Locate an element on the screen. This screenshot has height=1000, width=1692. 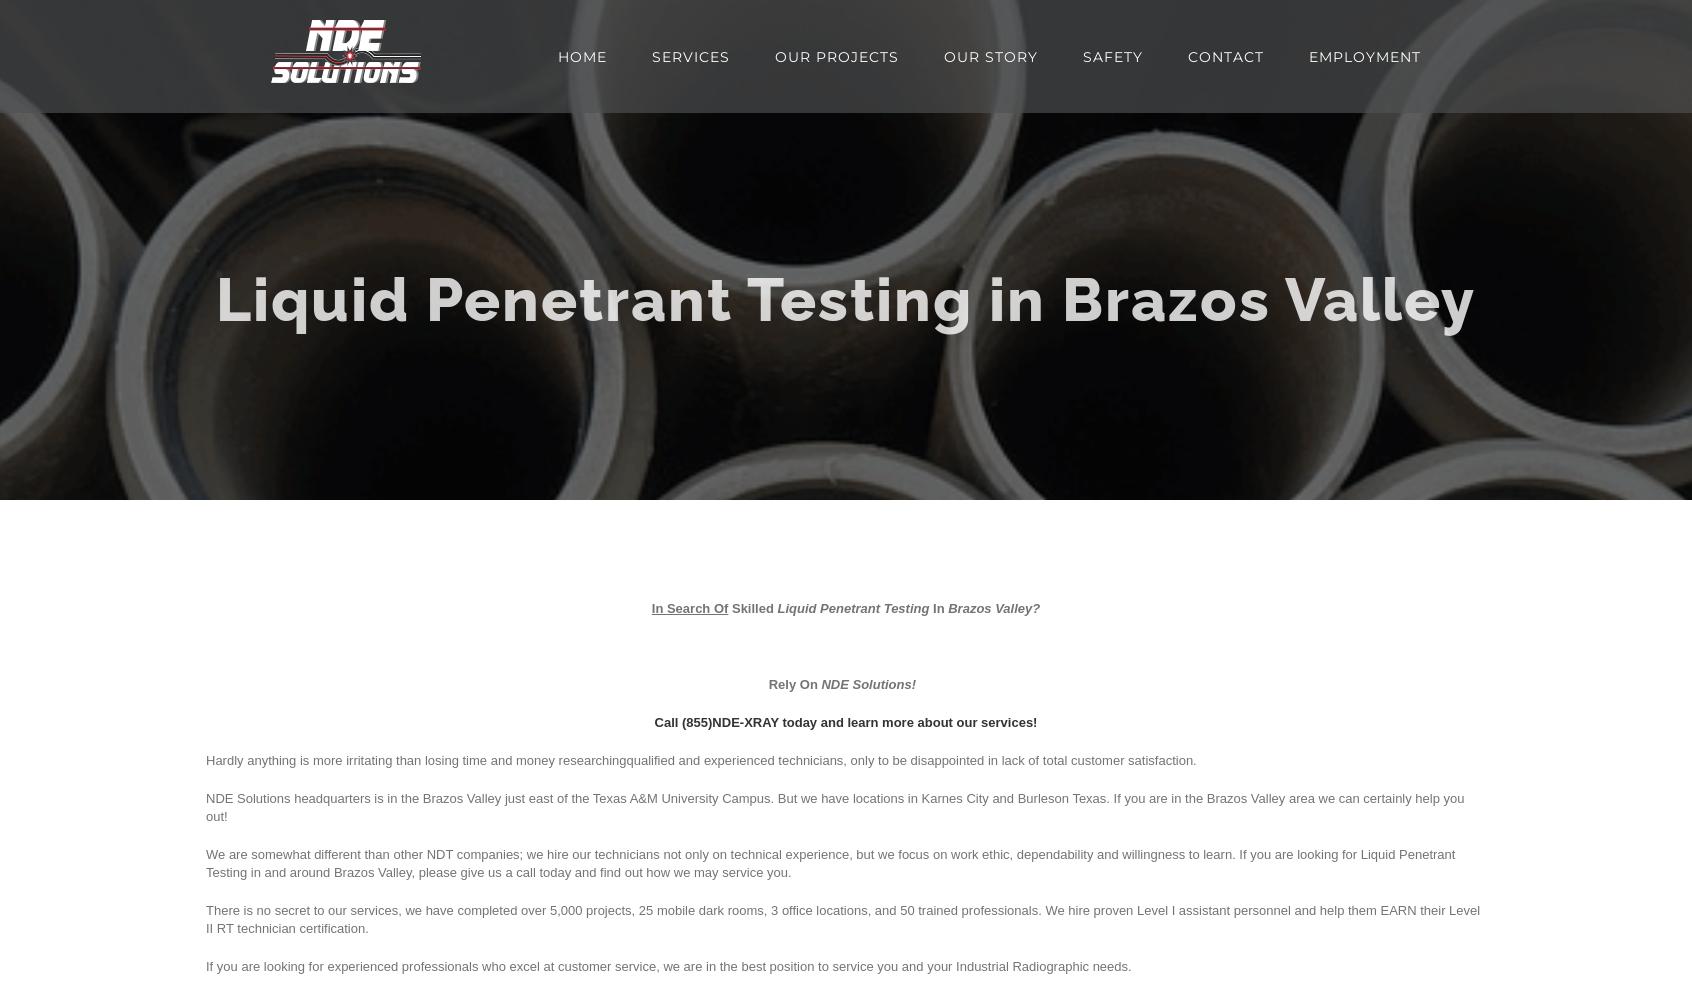
'Skilled' is located at coordinates (749, 607).